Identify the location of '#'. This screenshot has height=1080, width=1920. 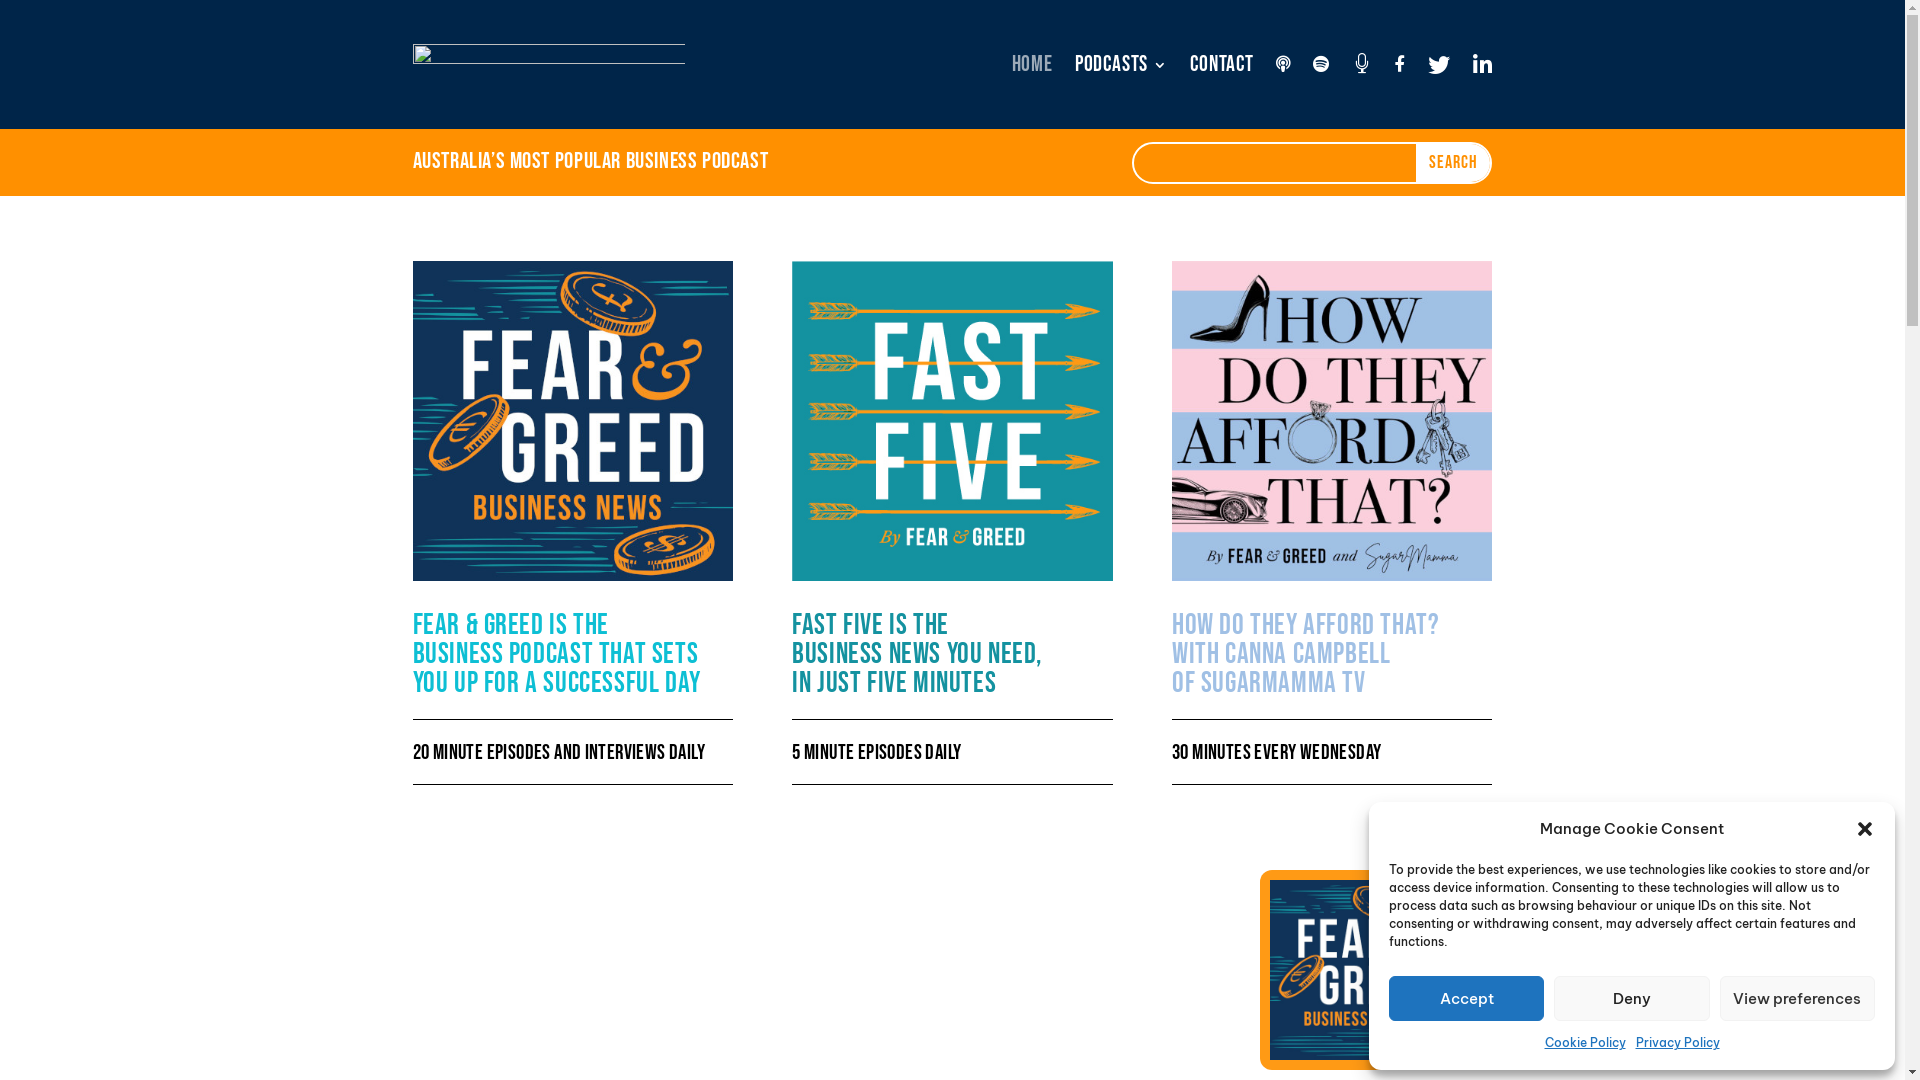
(1361, 64).